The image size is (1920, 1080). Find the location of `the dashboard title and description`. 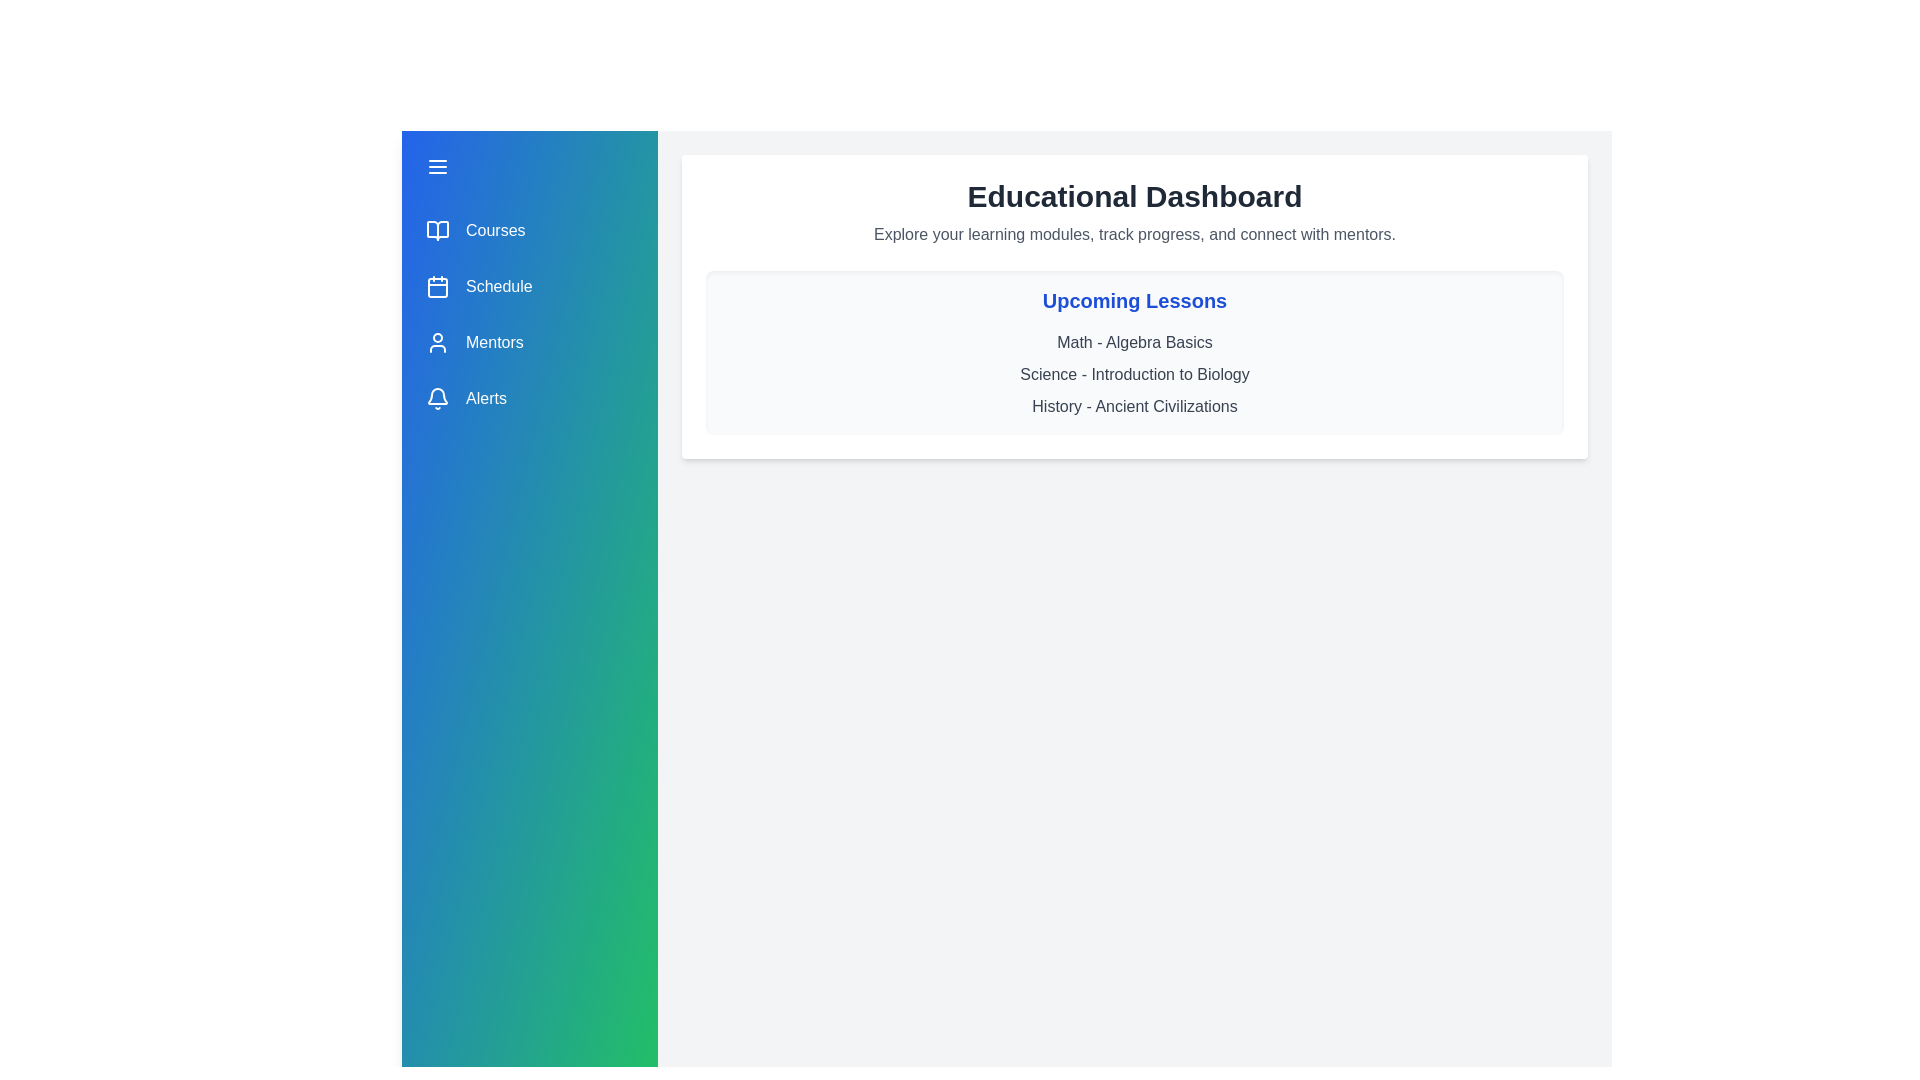

the dashboard title and description is located at coordinates (1134, 196).